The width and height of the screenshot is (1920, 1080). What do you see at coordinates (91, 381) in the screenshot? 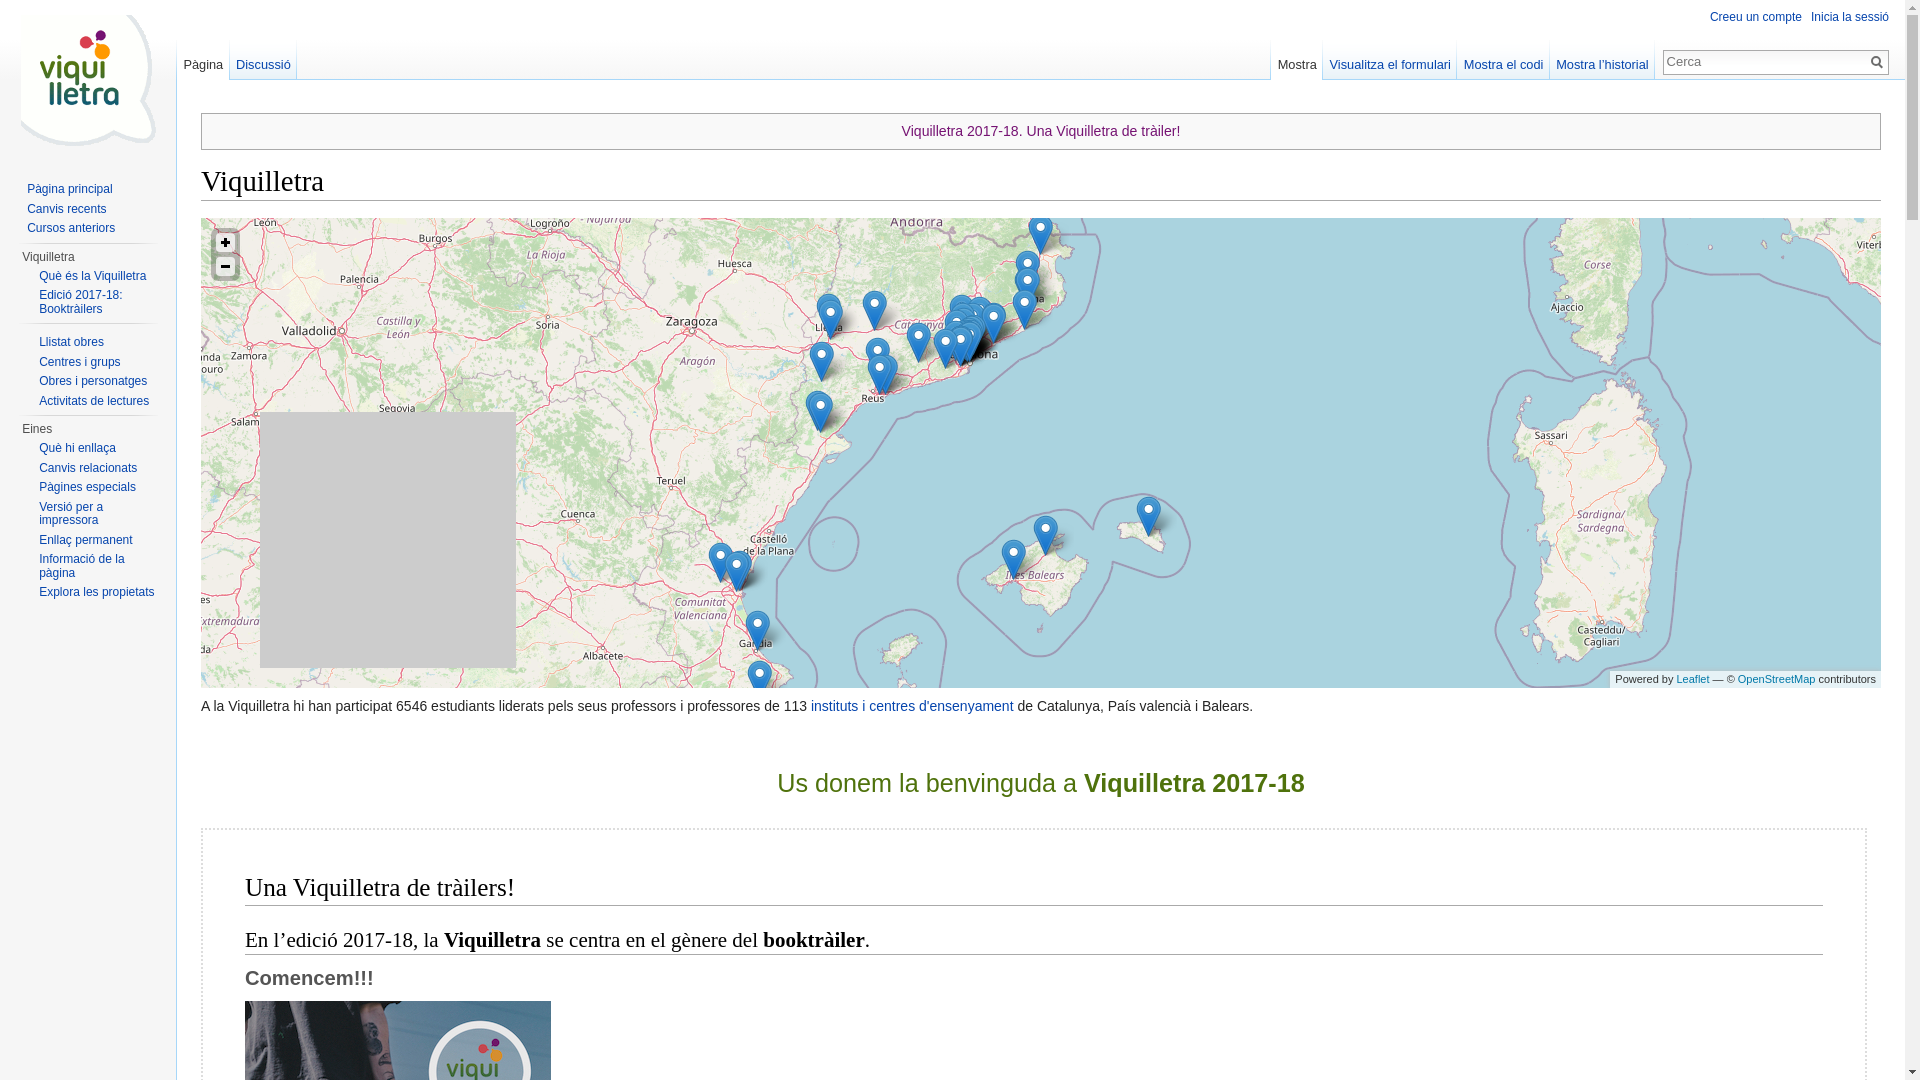
I see `'Obres i personatges'` at bounding box center [91, 381].